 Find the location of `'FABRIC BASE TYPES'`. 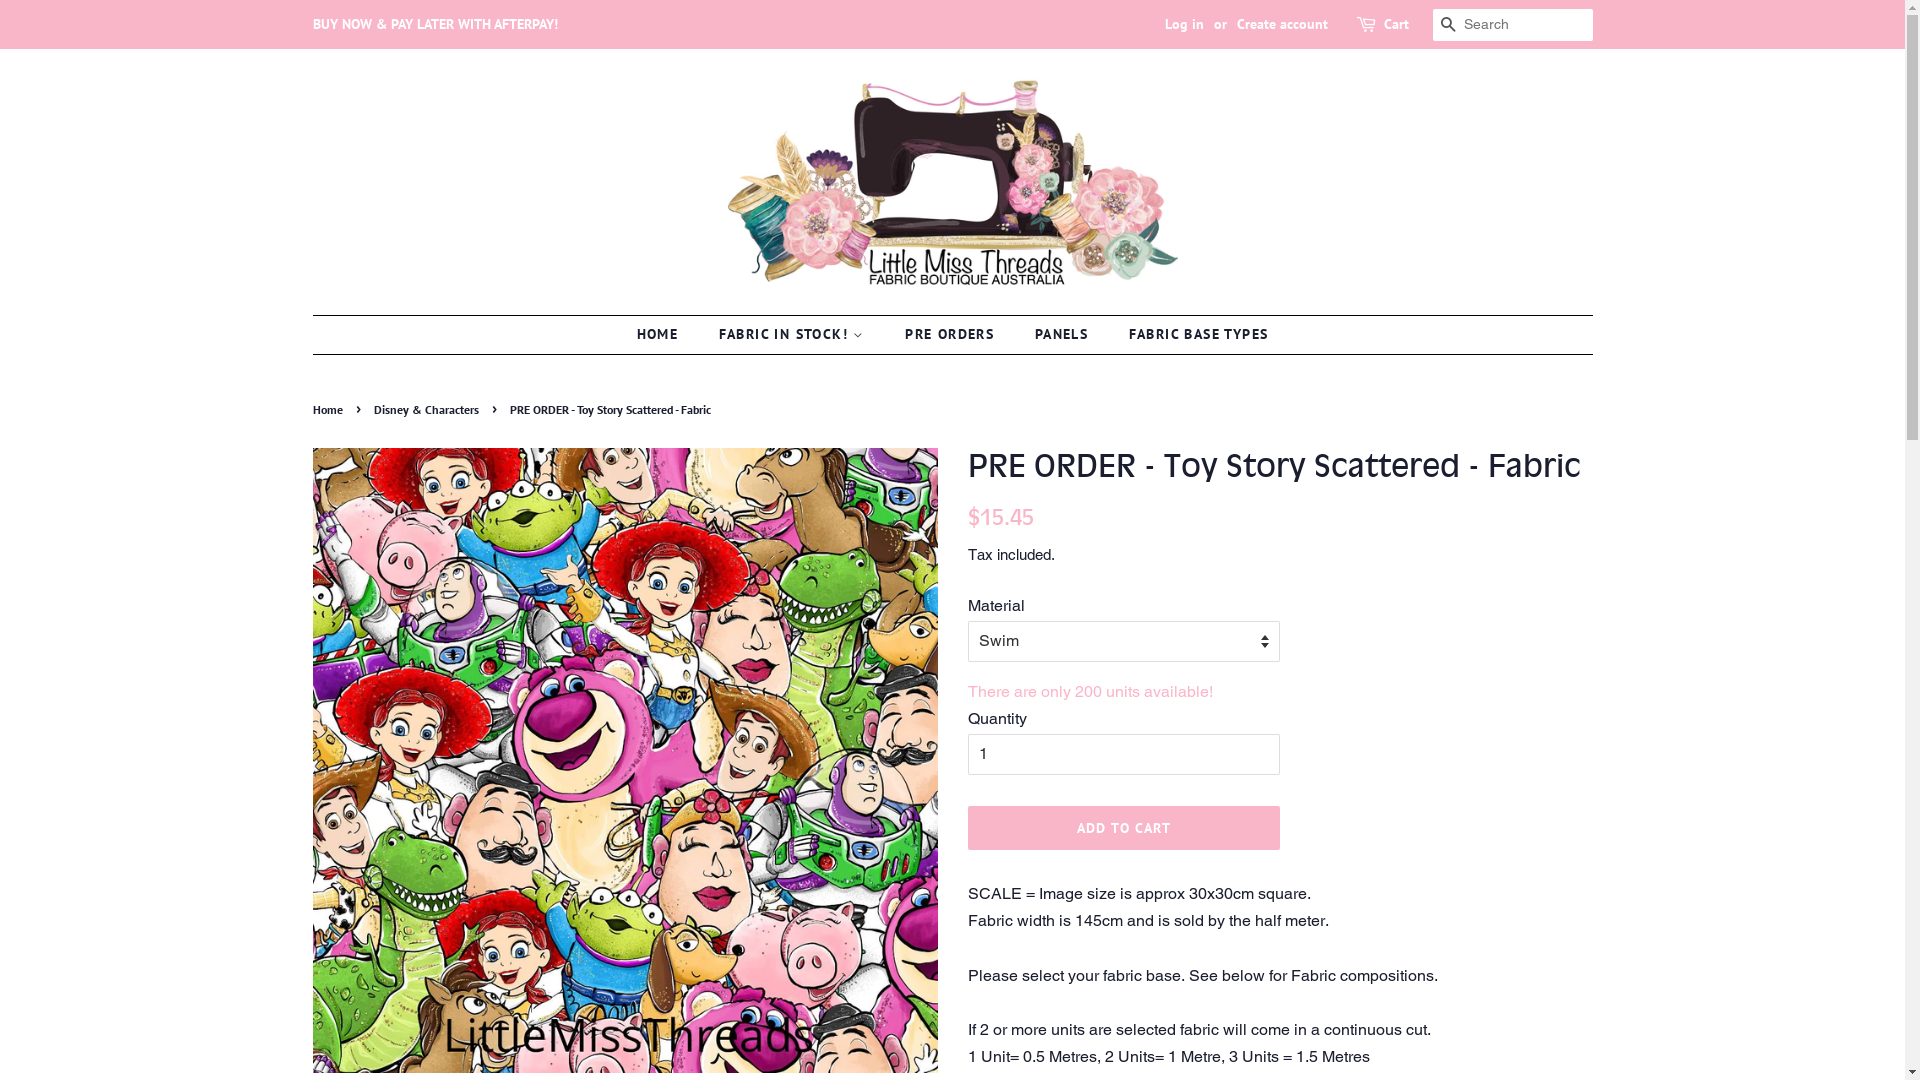

'FABRIC BASE TYPES' is located at coordinates (1191, 334).